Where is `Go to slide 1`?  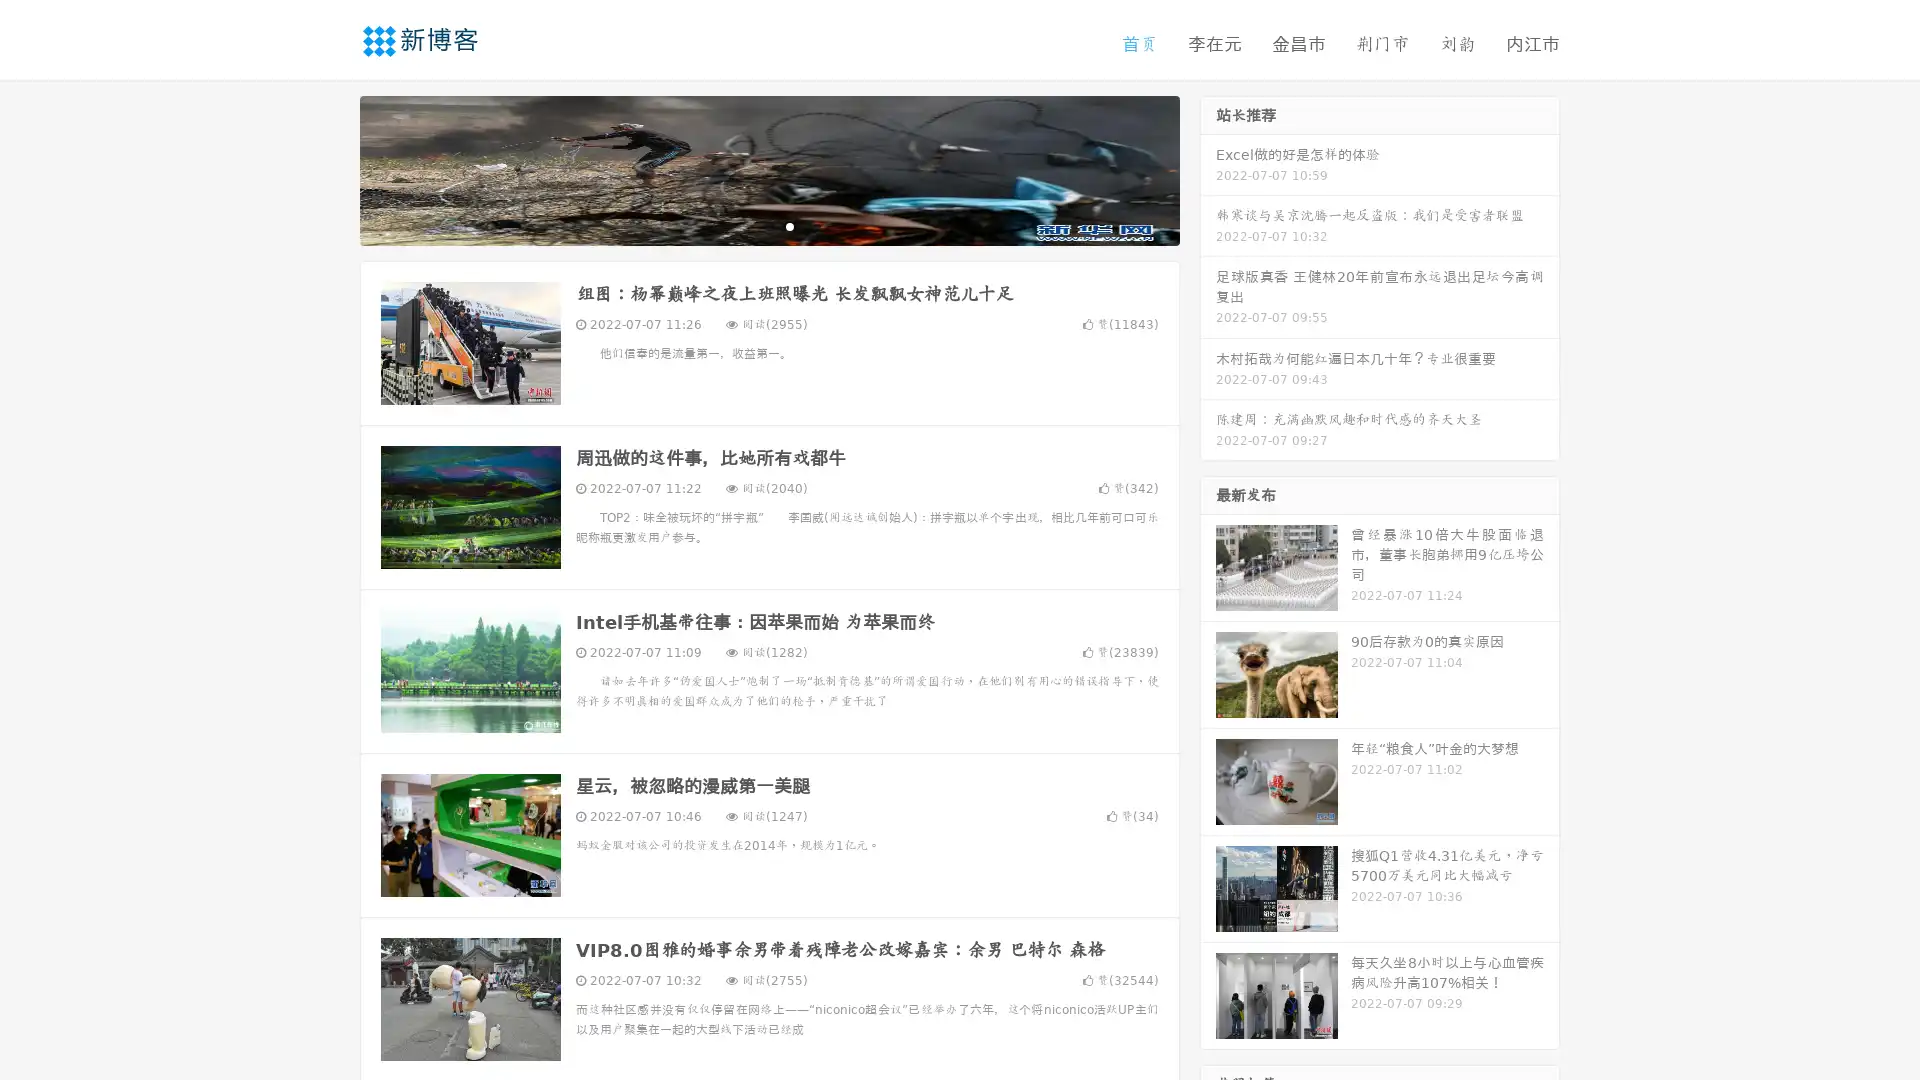
Go to slide 1 is located at coordinates (748, 225).